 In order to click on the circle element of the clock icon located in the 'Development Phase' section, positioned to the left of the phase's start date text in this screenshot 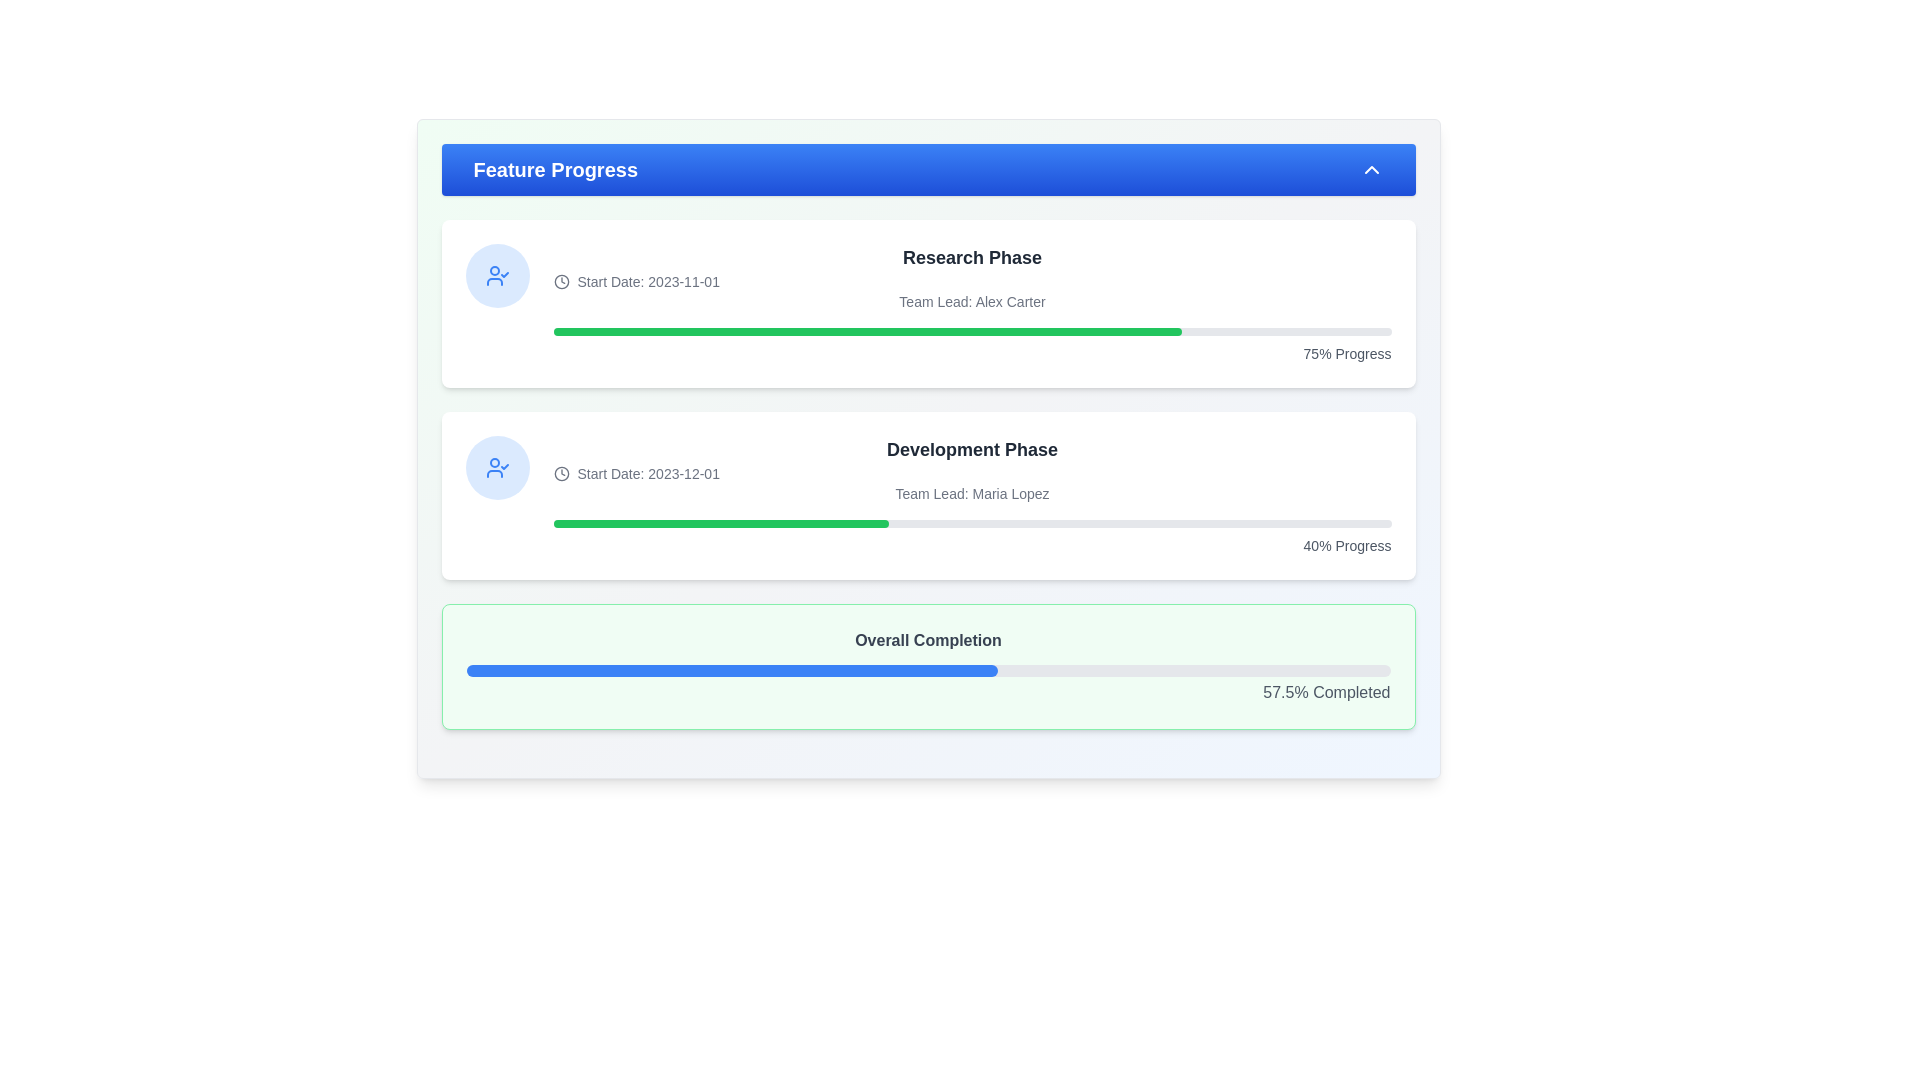, I will do `click(560, 281)`.